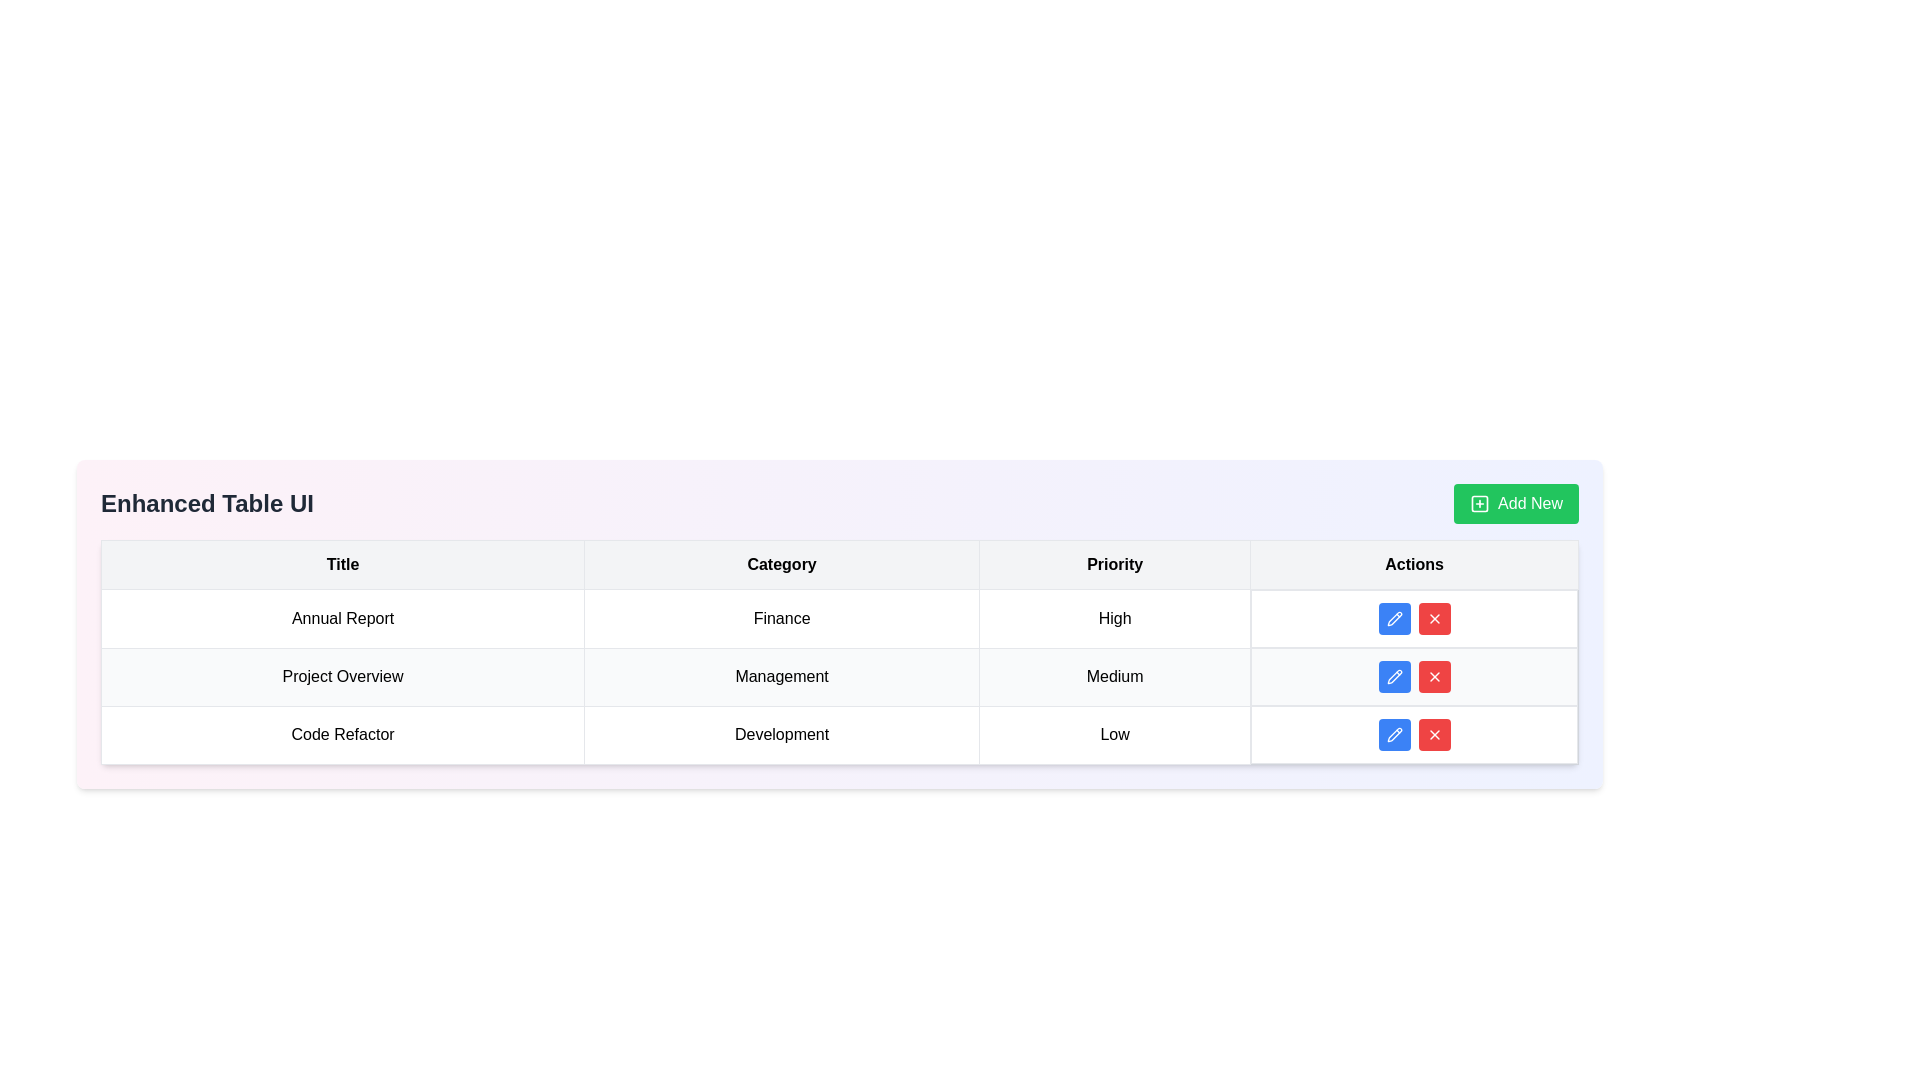 Image resolution: width=1920 pixels, height=1080 pixels. I want to click on the delete button in the 'Actions' column of the table row corresponding to the 'Annual Report', so click(1433, 676).